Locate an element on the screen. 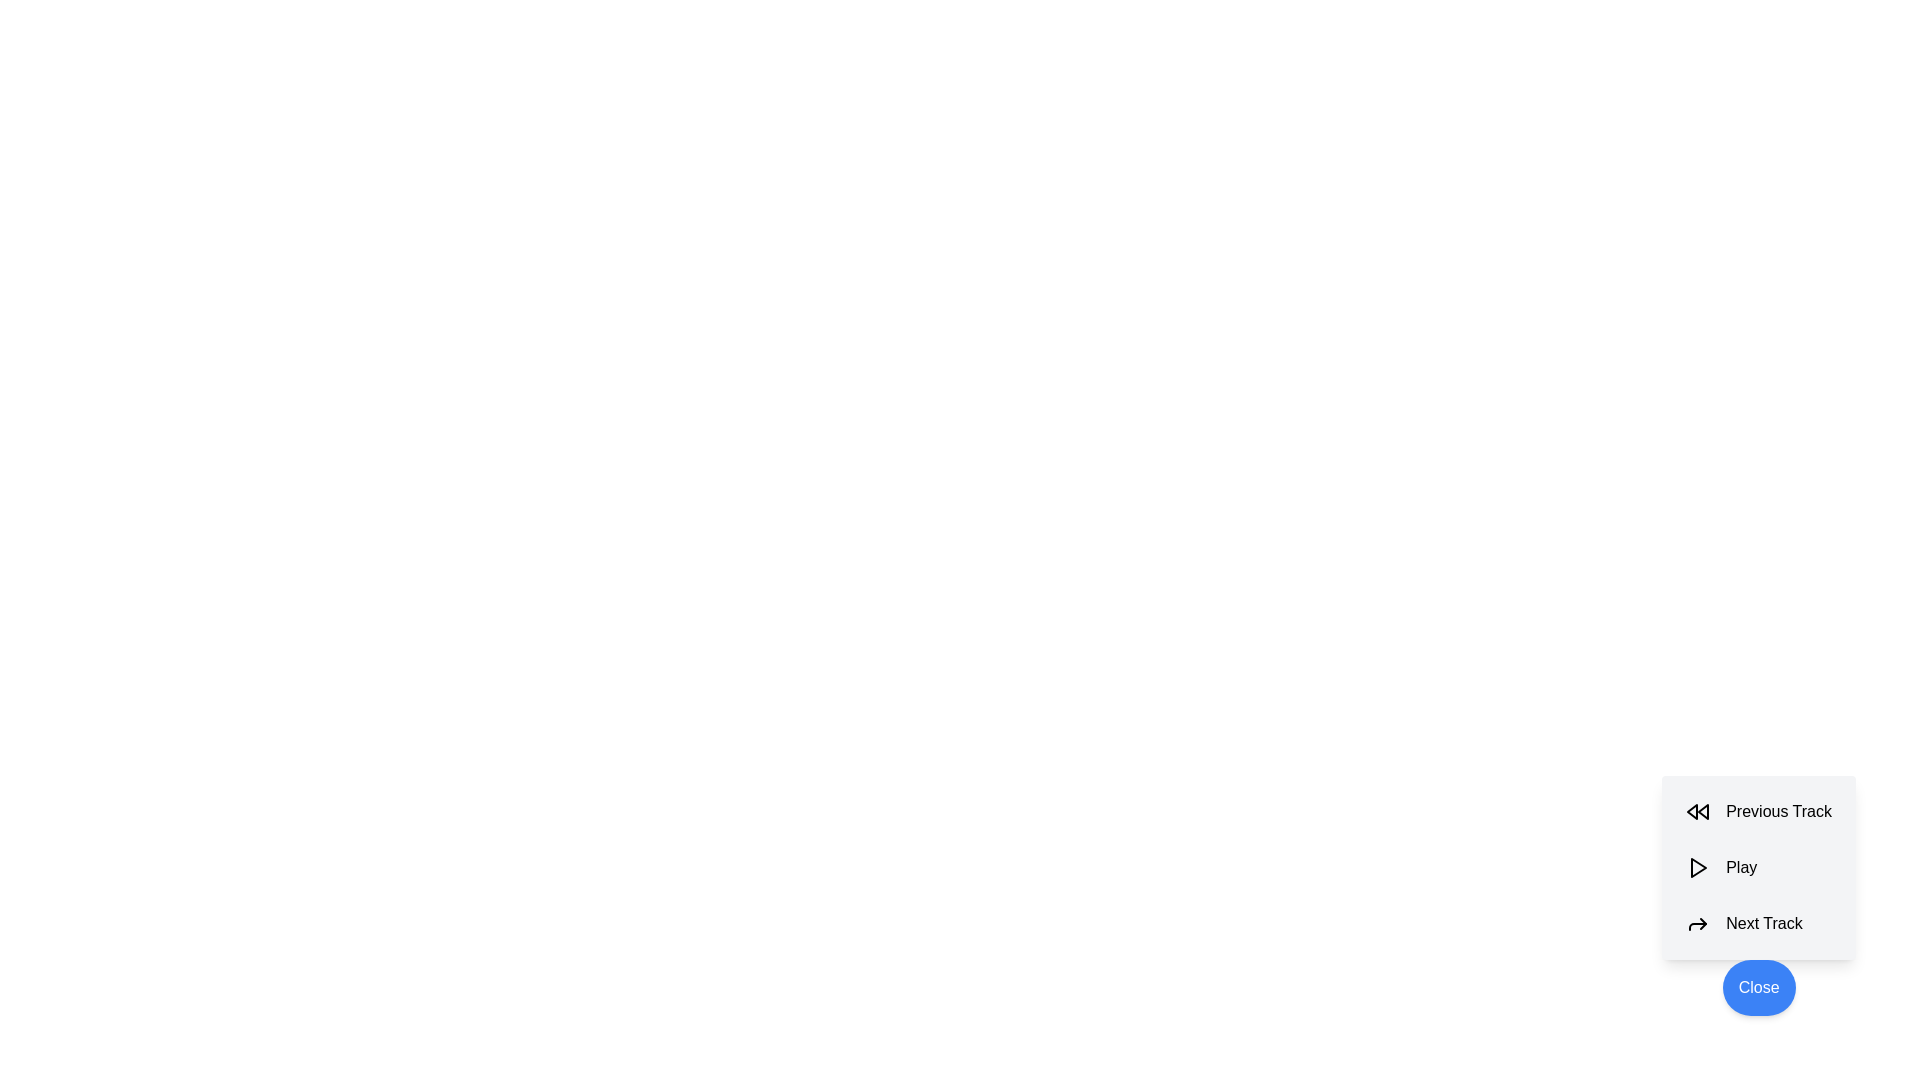 The image size is (1920, 1080). the play icon button, which is a triangular shape pointing to the right, located in the bottom-right portion of the interface within a vertical menu list is located at coordinates (1698, 866).